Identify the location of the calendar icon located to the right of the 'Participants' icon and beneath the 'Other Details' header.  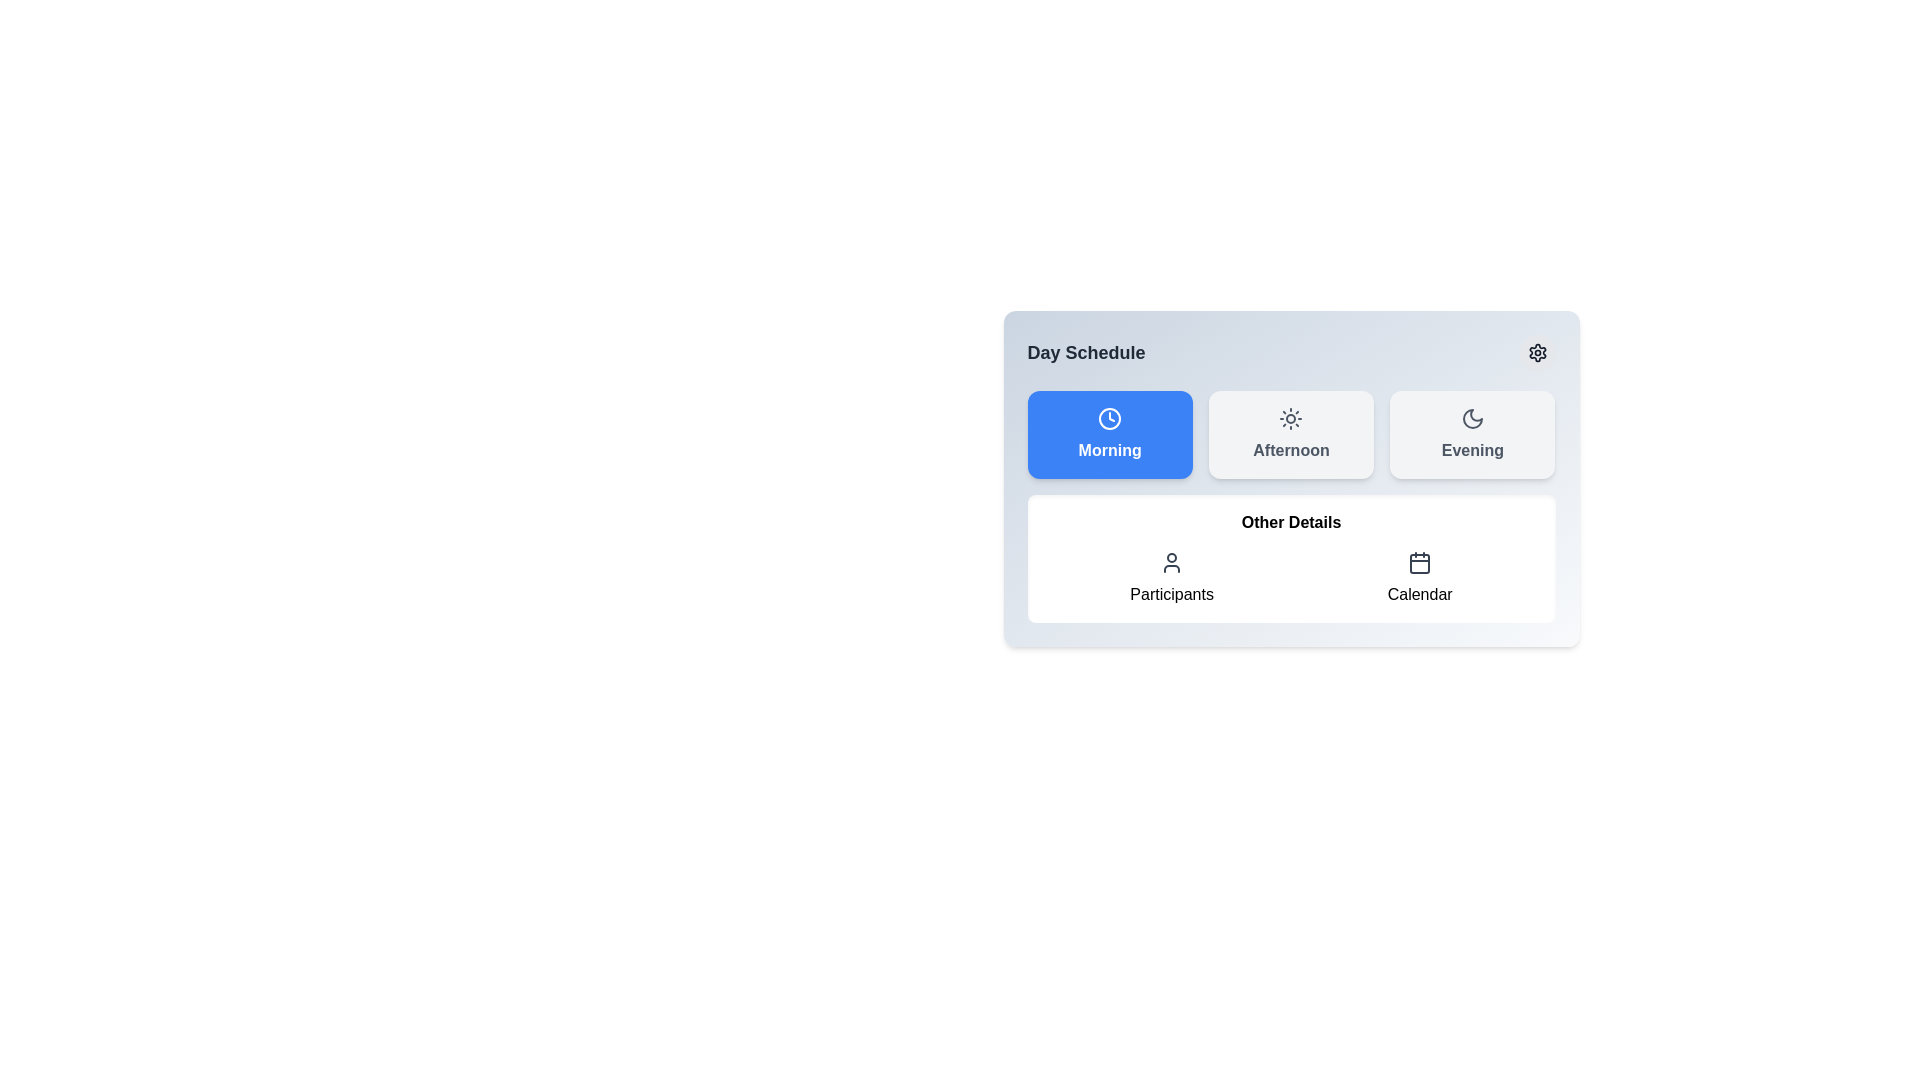
(1419, 563).